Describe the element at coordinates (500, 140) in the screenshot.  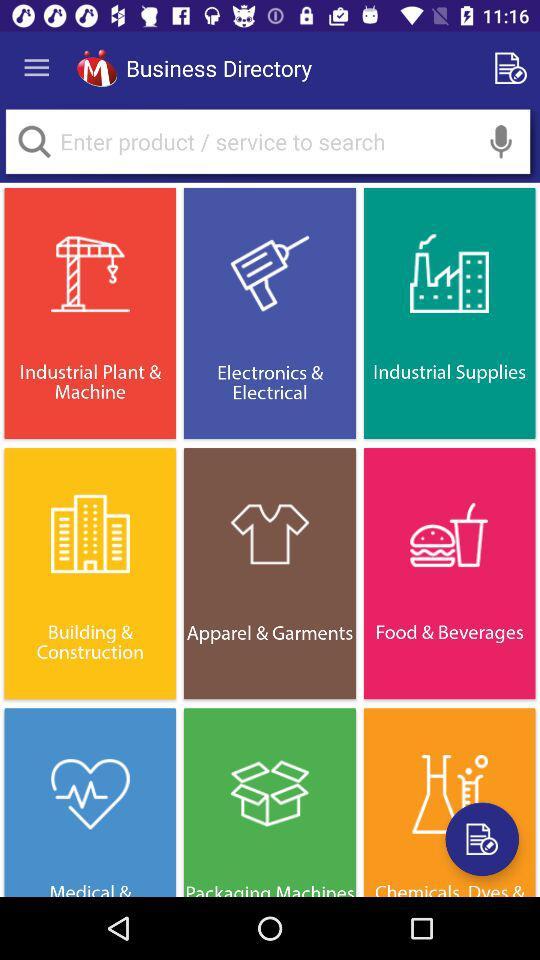
I see `turn on microphone` at that location.